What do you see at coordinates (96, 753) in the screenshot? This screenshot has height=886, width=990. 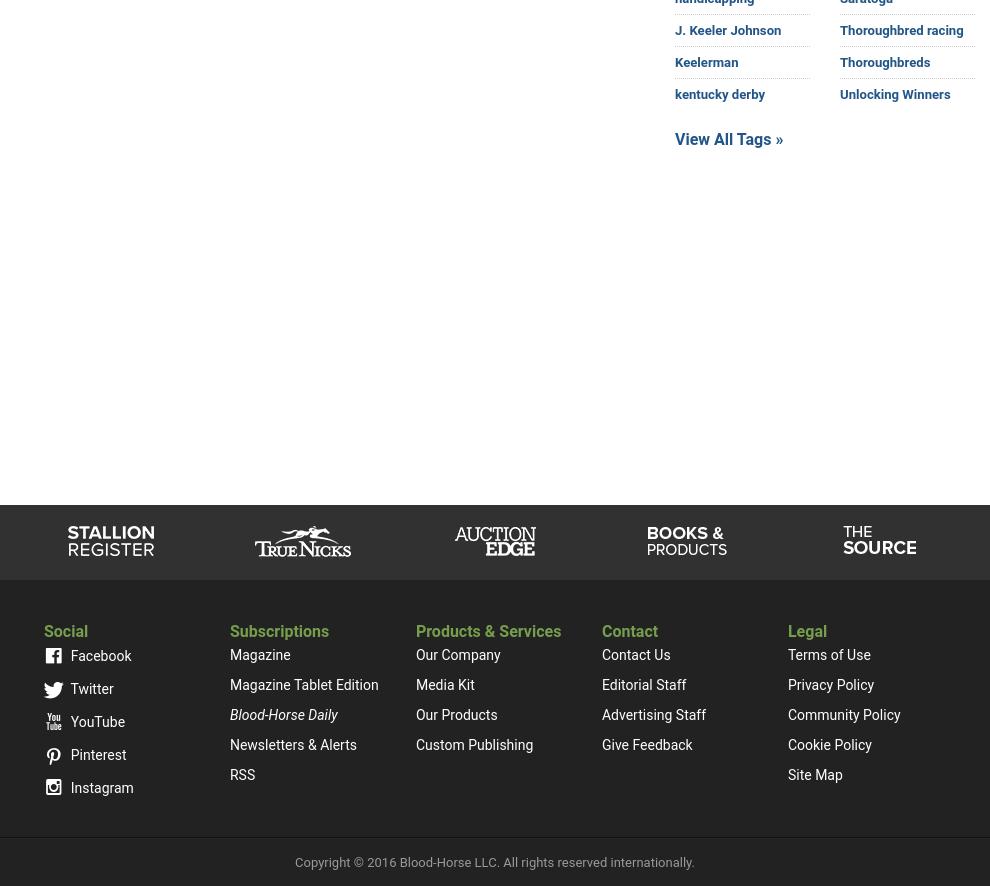 I see `'Pinterest'` at bounding box center [96, 753].